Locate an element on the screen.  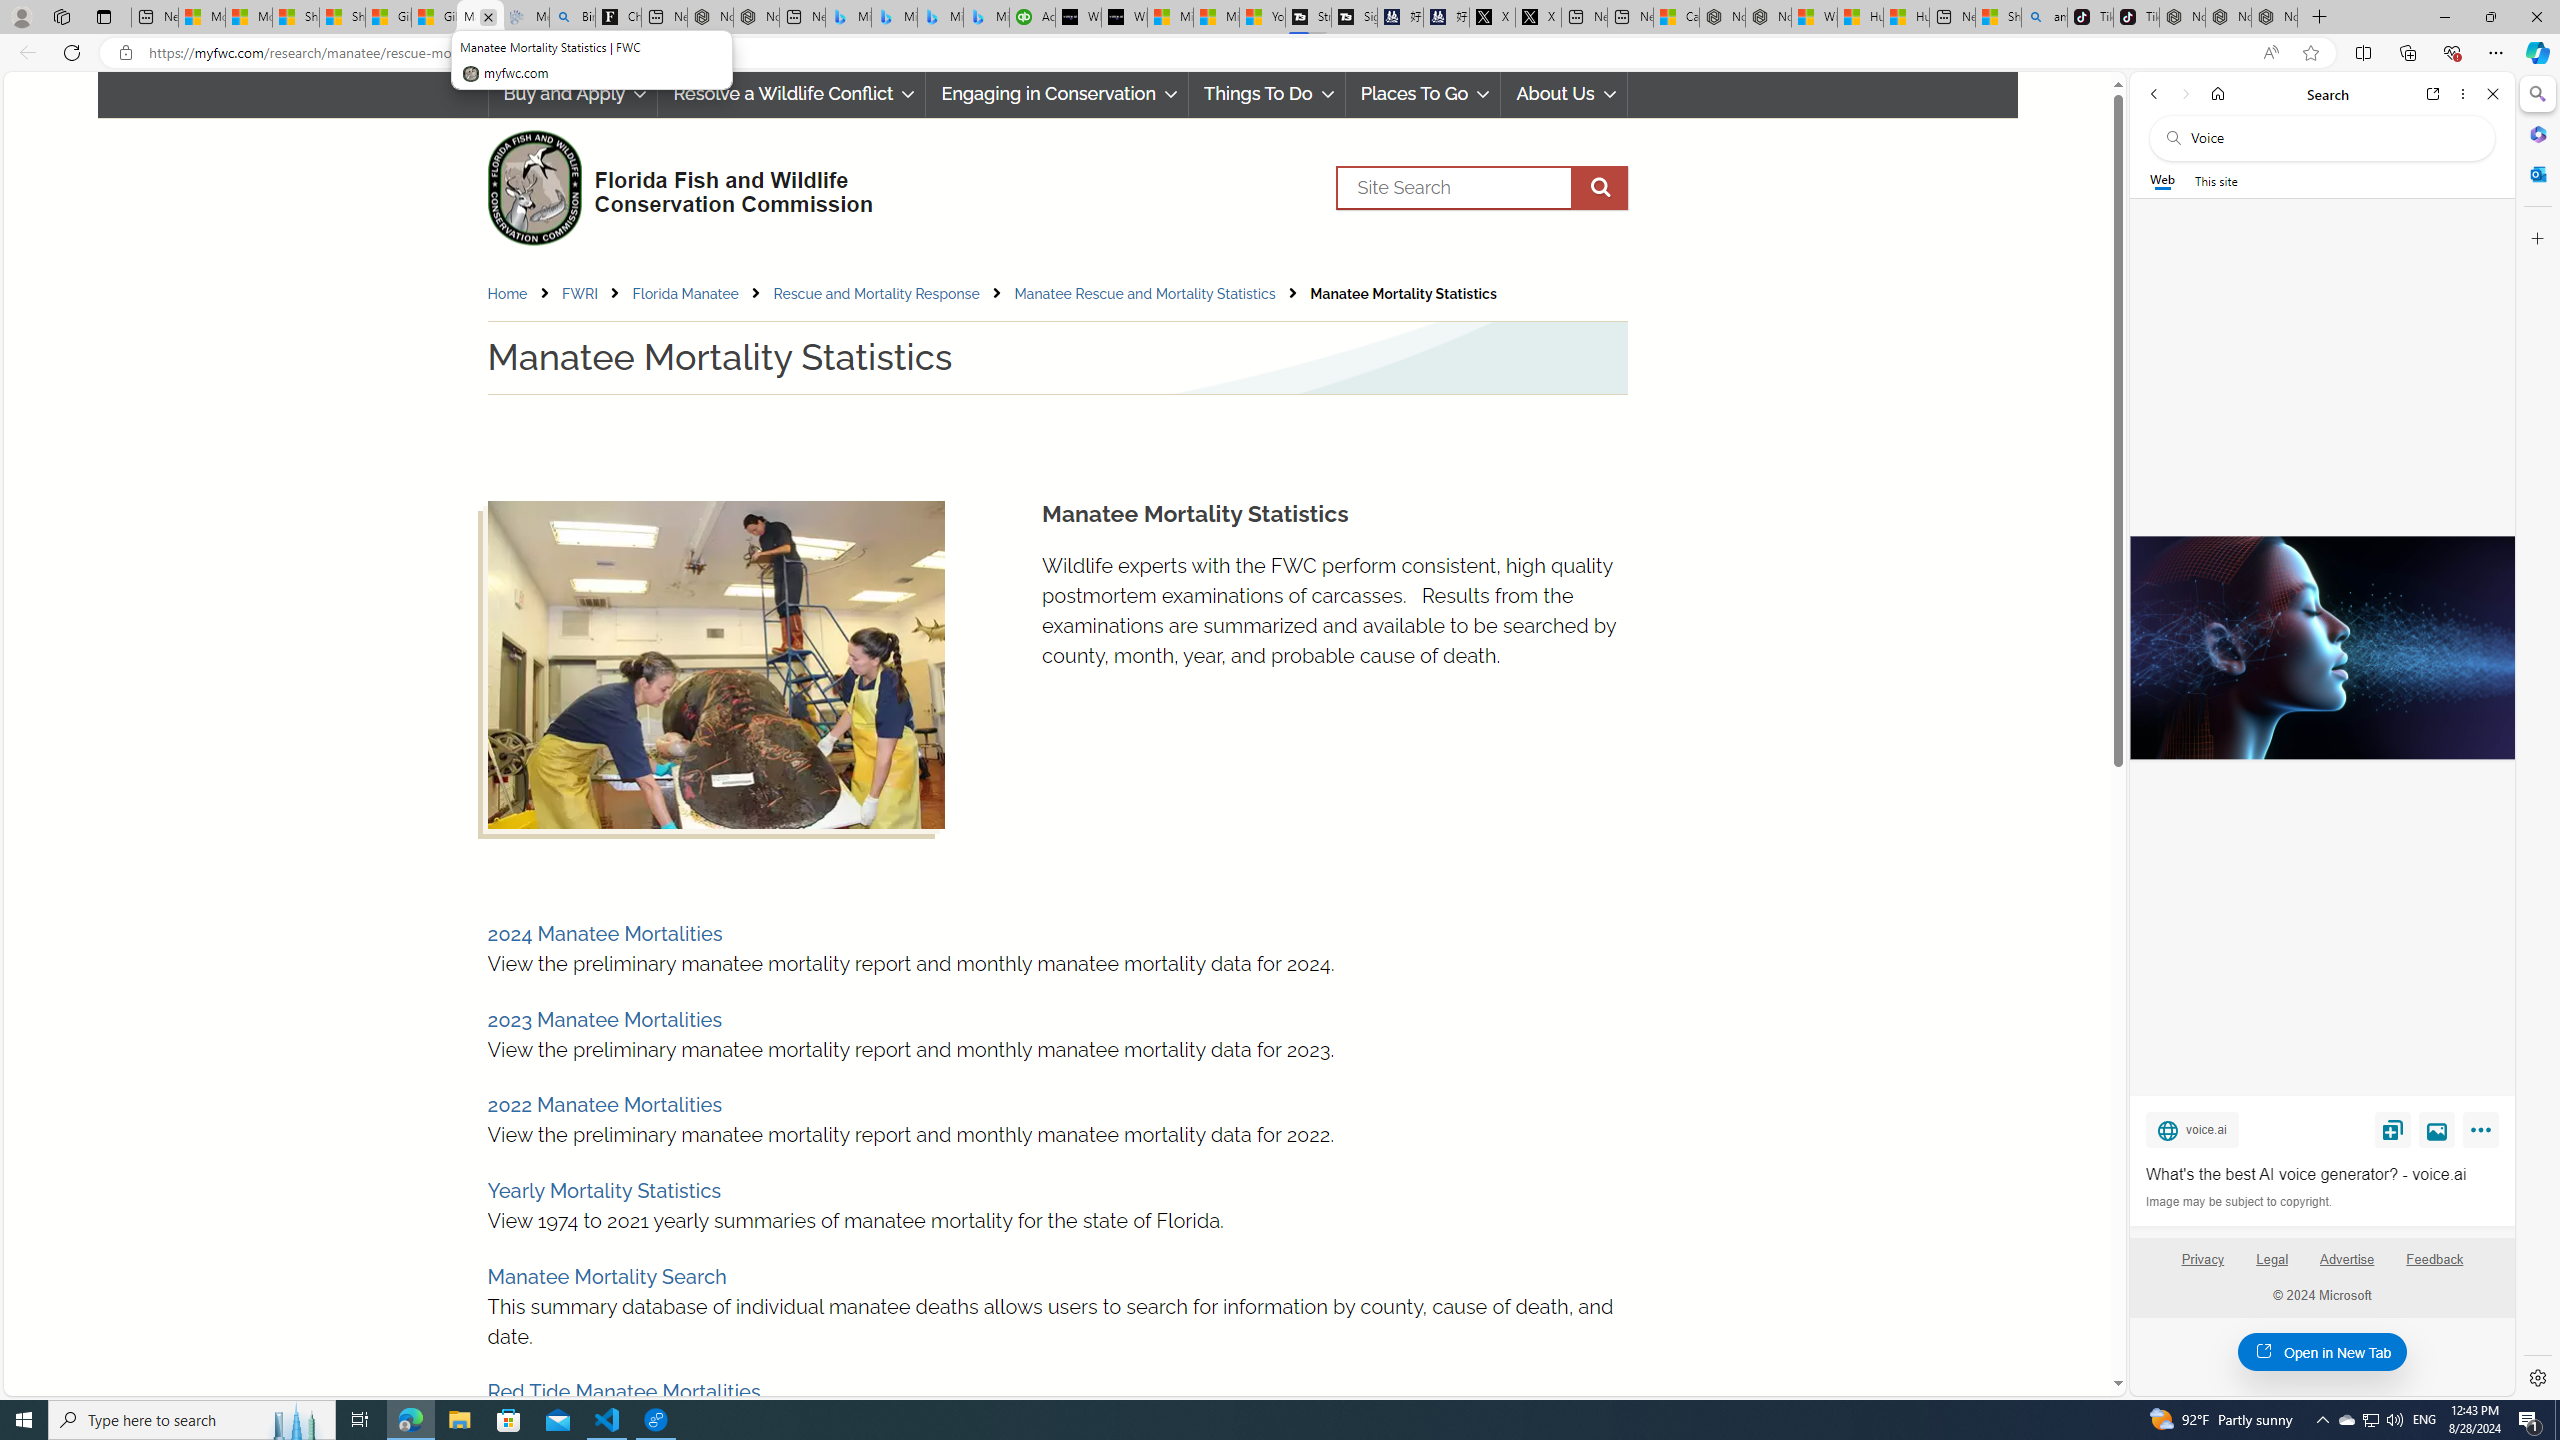
'More' is located at coordinates (2483, 1133).